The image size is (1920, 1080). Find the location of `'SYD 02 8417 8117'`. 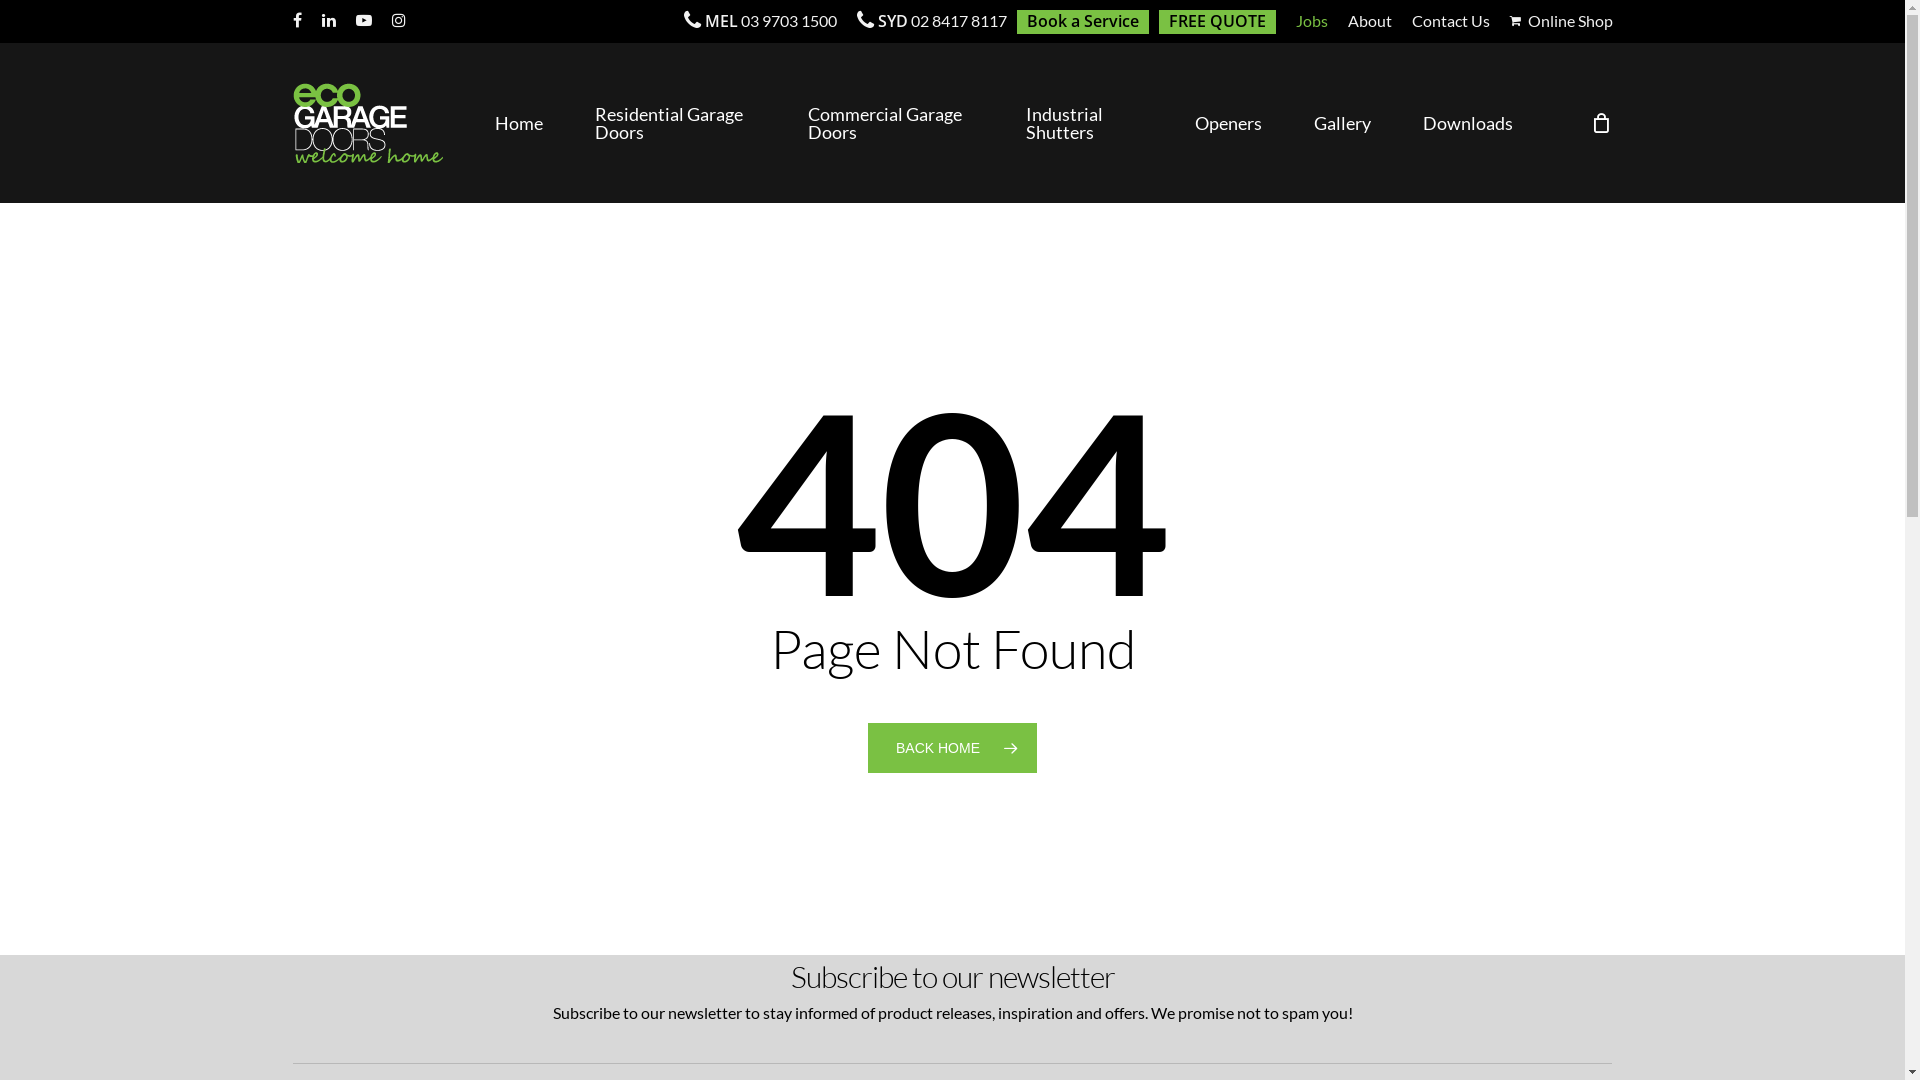

'SYD 02 8417 8117' is located at coordinates (930, 22).